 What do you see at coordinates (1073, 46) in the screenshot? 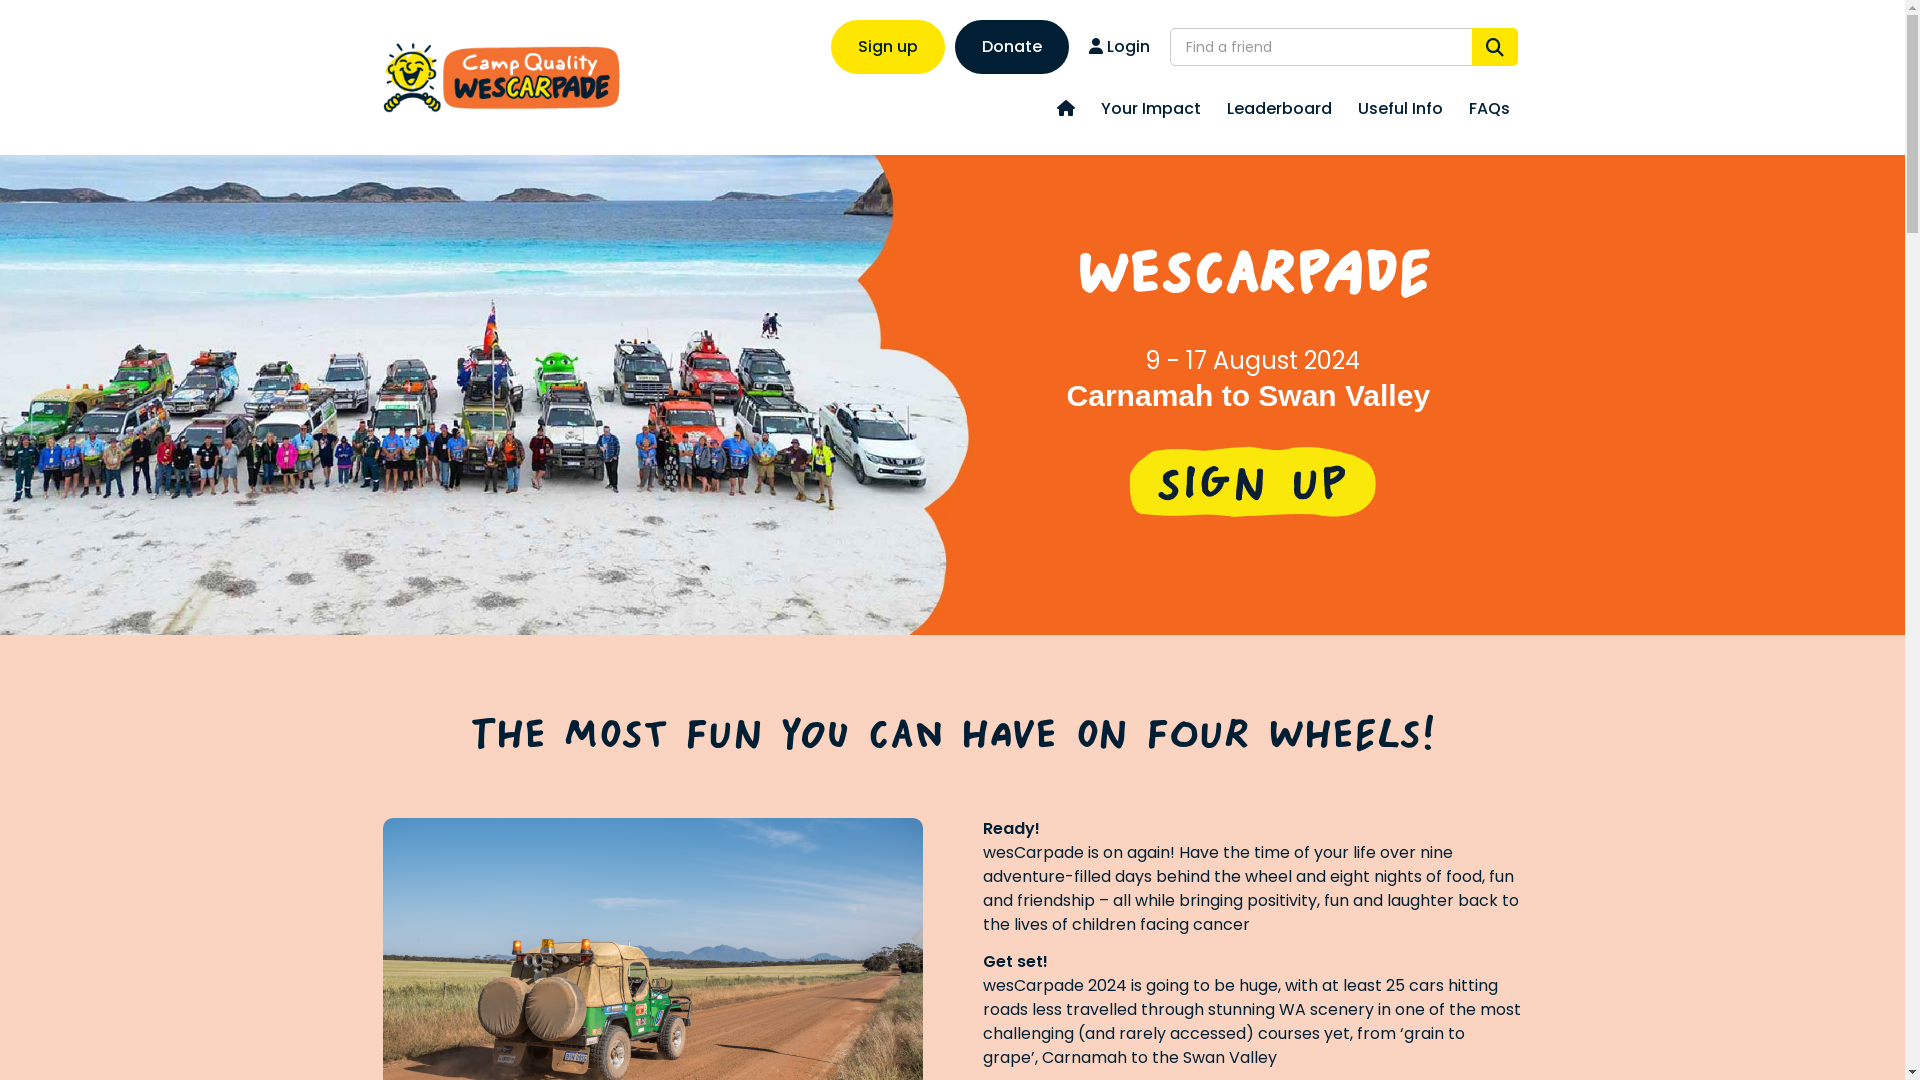
I see `'Login'` at bounding box center [1073, 46].